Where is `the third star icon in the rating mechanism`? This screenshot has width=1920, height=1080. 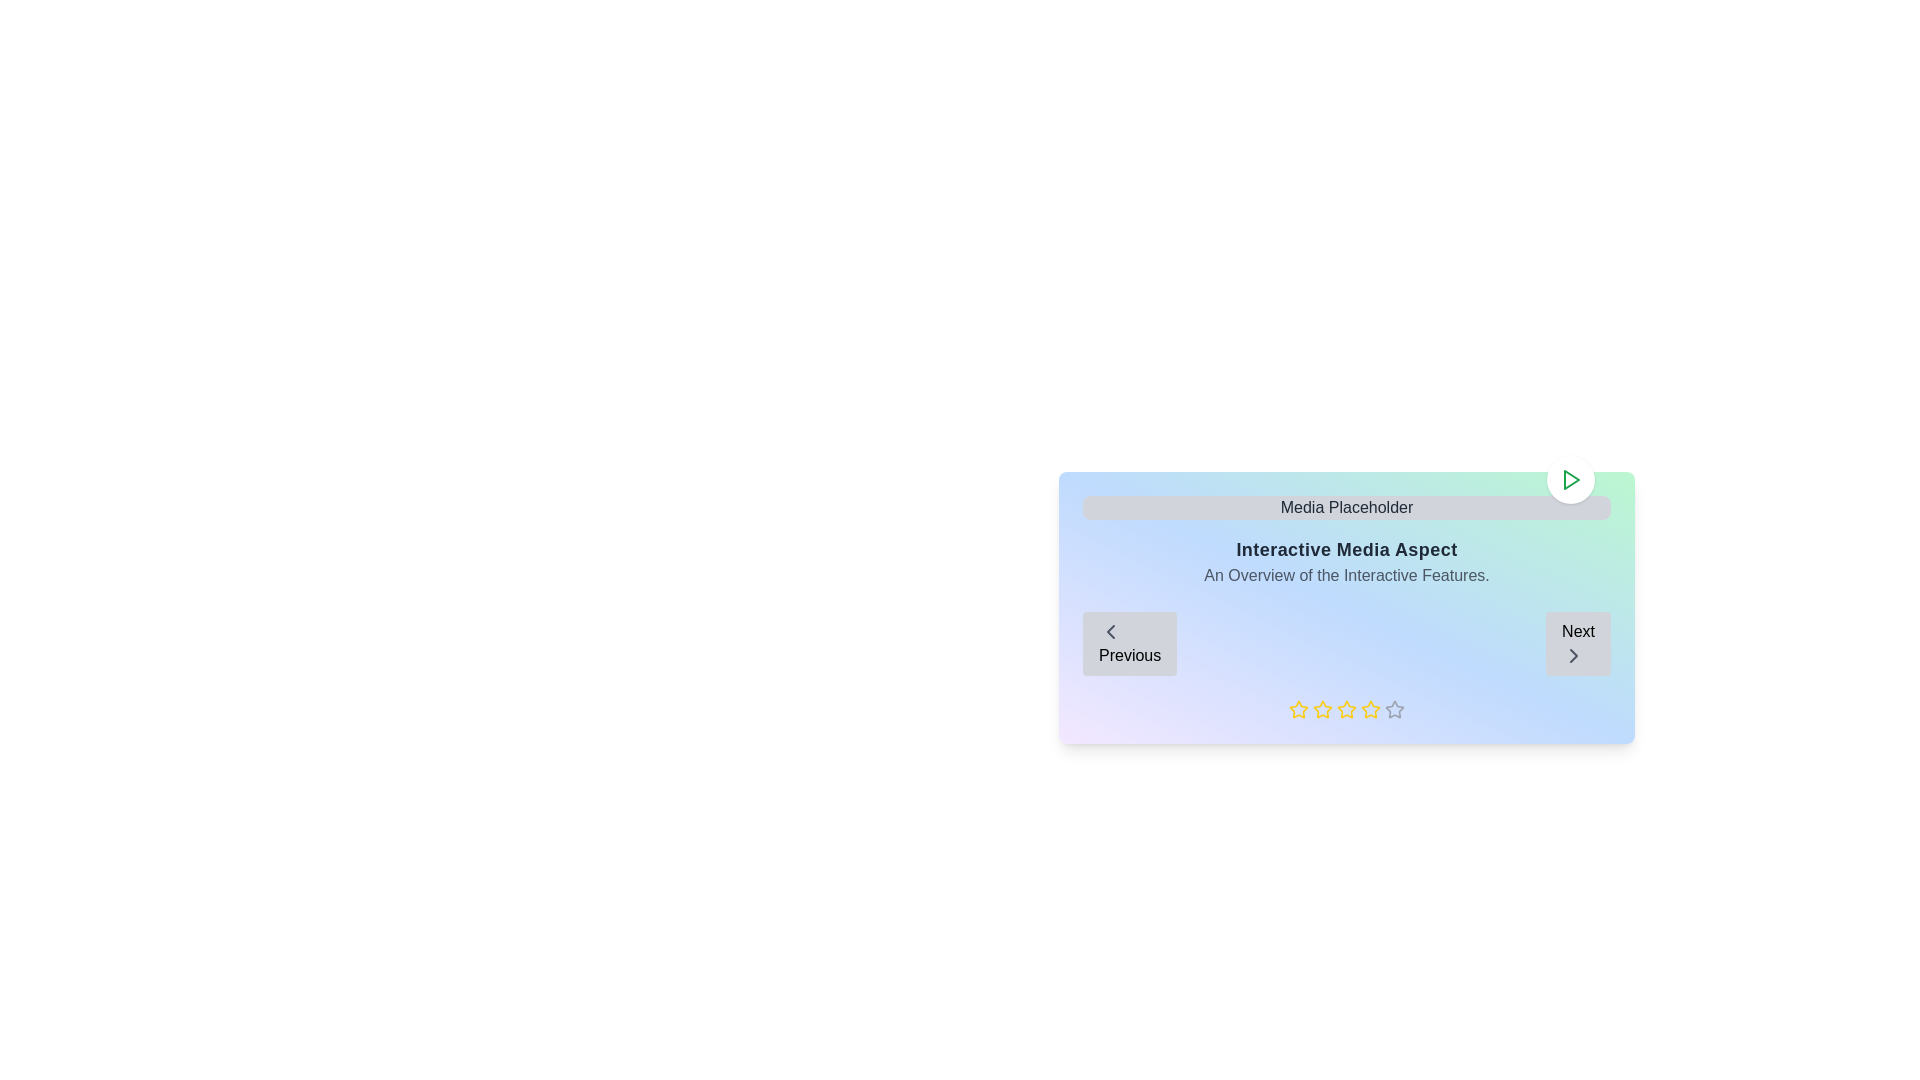
the third star icon in the rating mechanism is located at coordinates (1323, 708).